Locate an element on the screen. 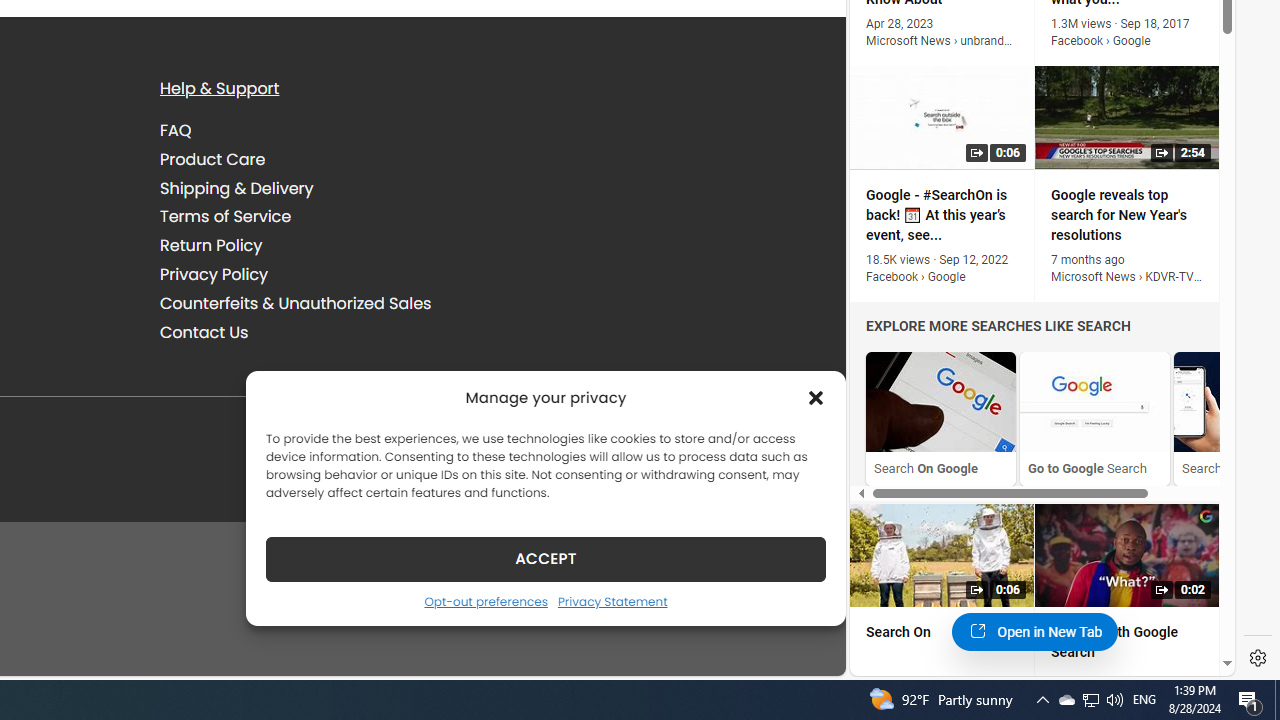  'Product Care' is located at coordinates (213, 158).